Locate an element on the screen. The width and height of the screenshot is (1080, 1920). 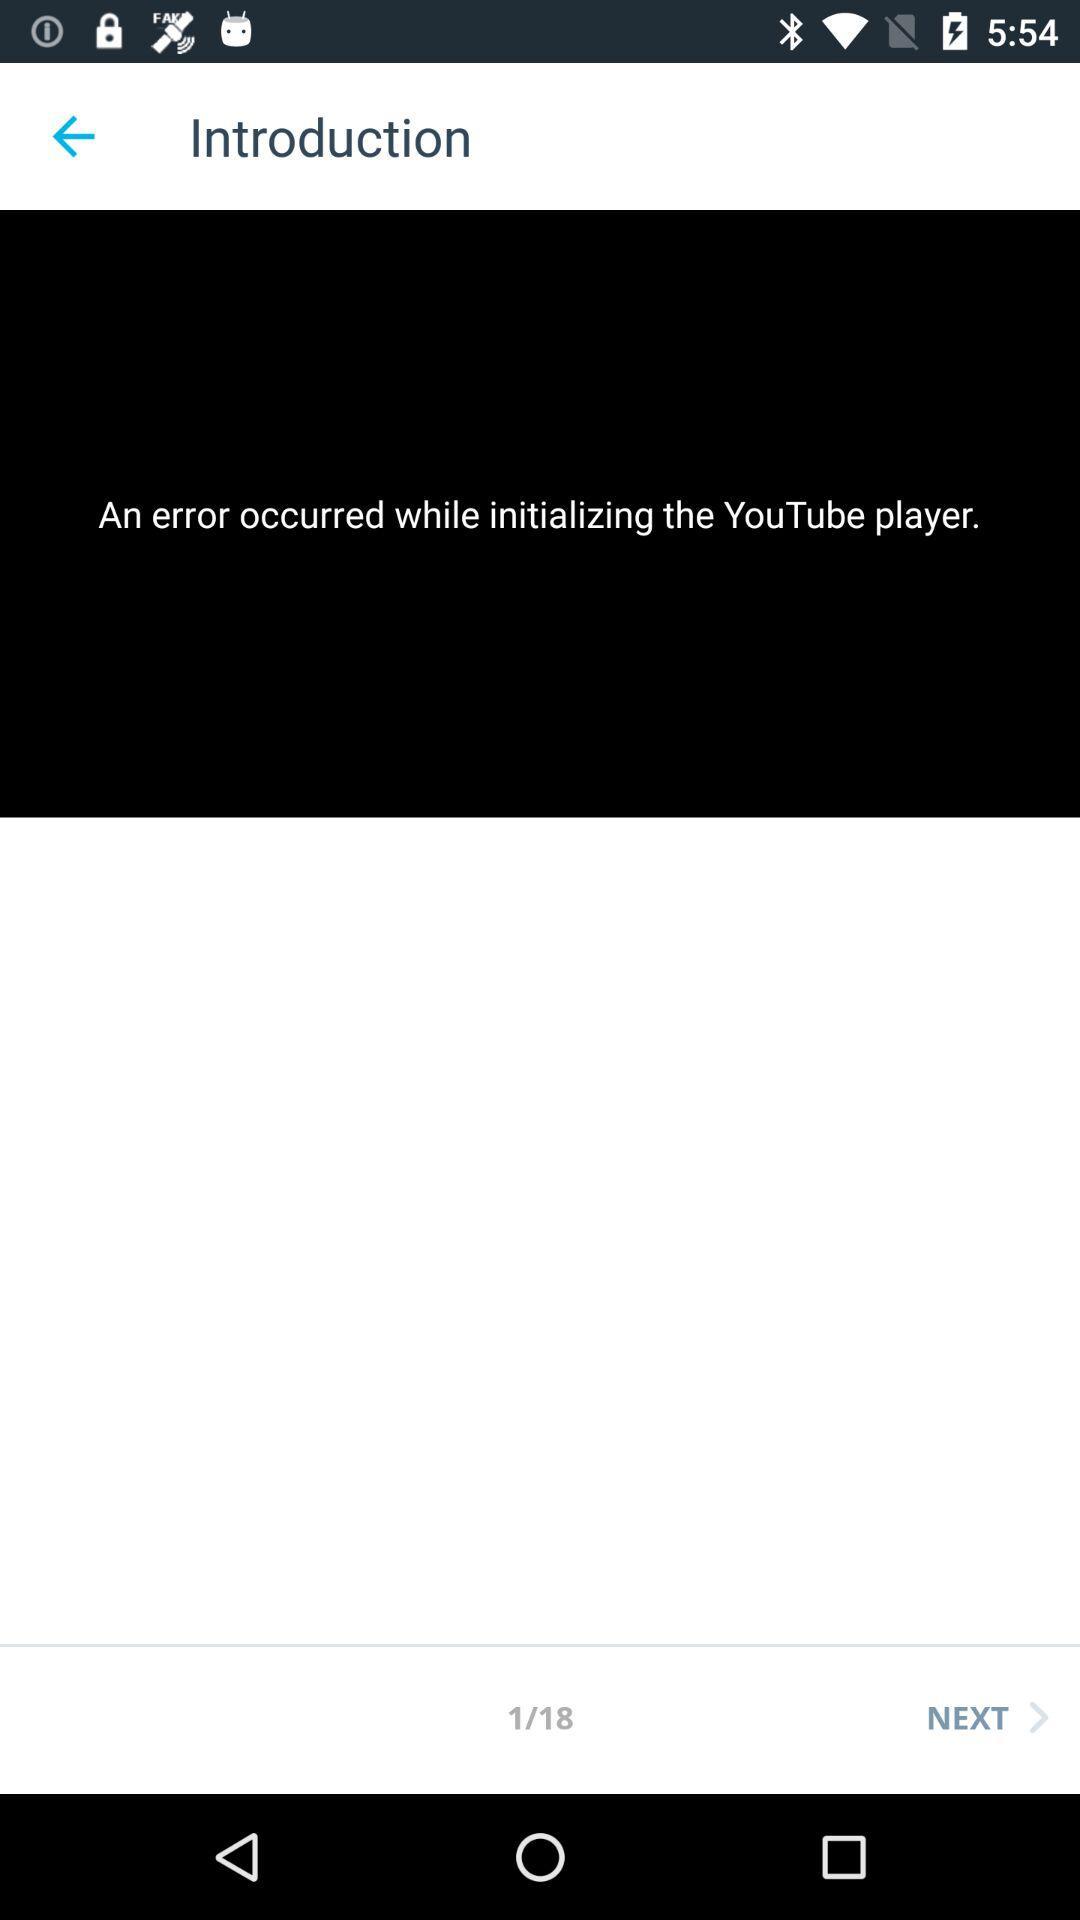
the next icon is located at coordinates (986, 1716).